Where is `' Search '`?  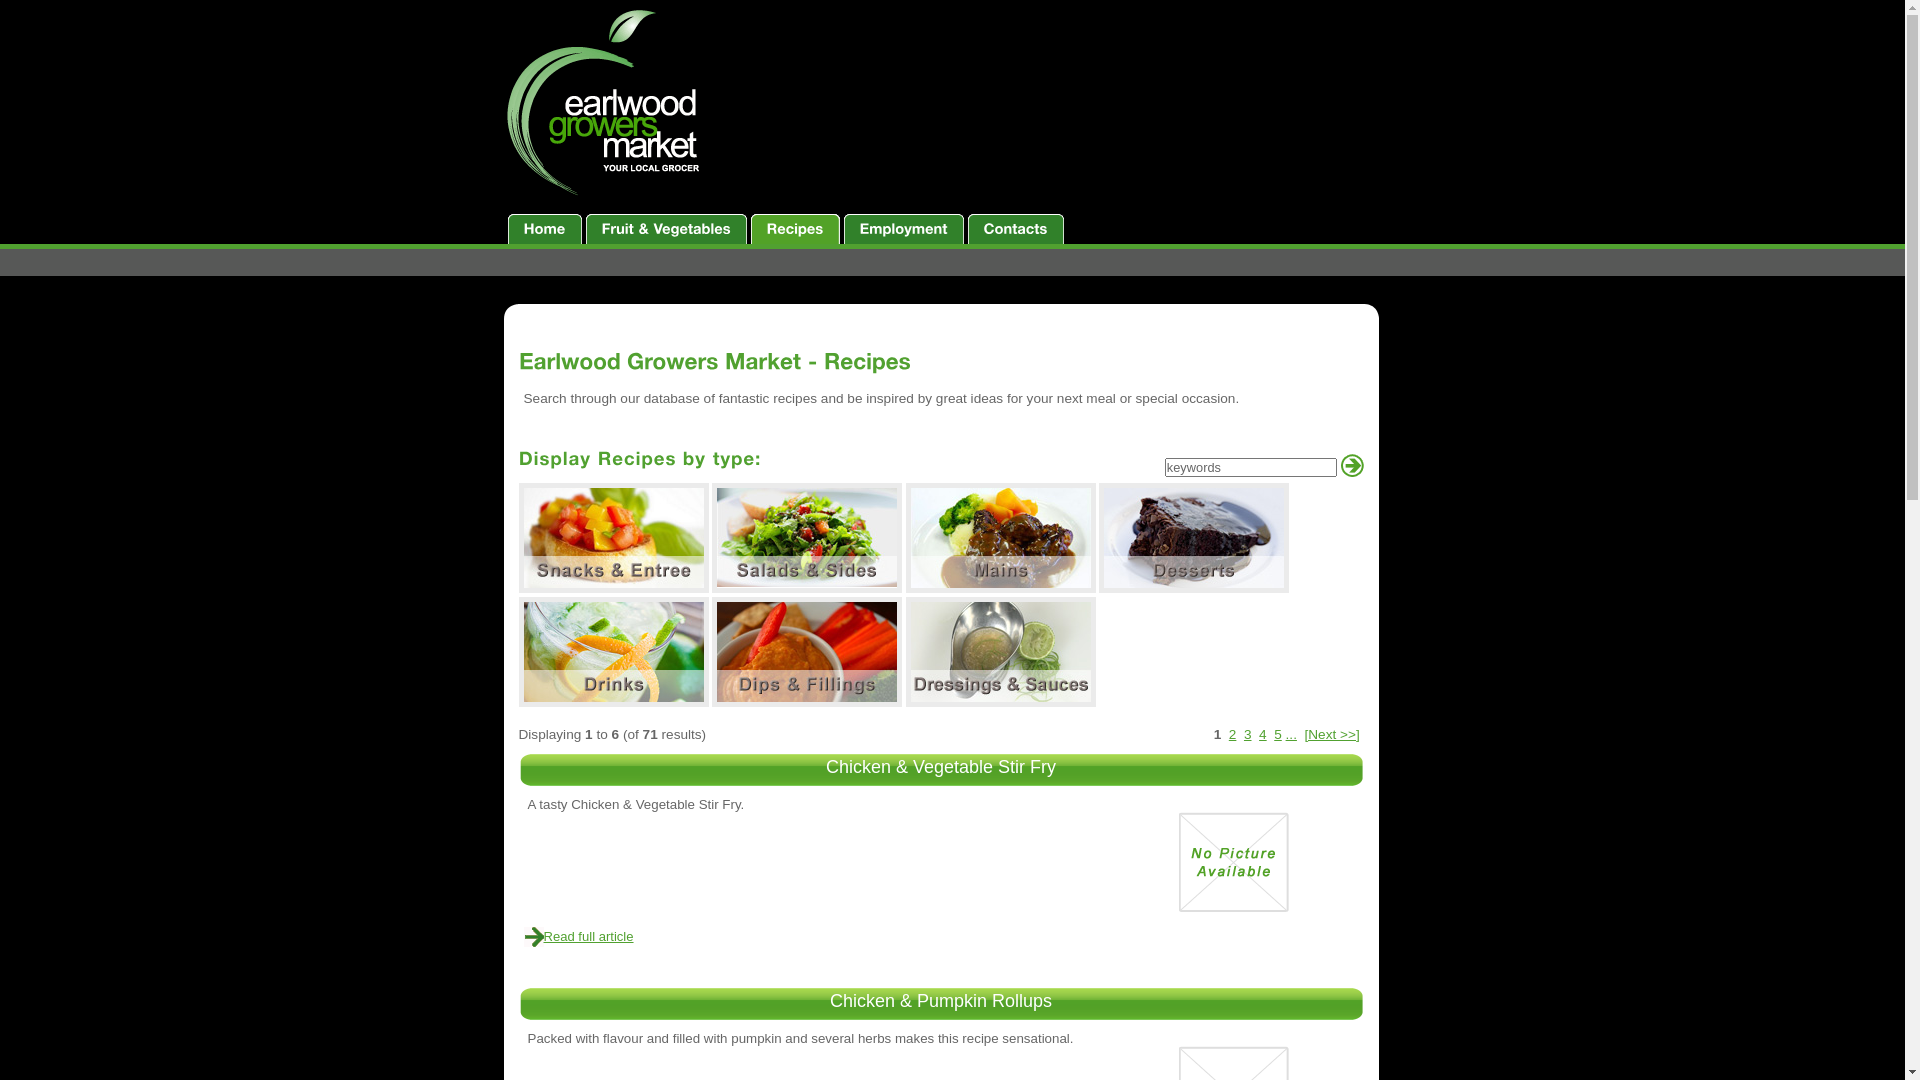 ' Search ' is located at coordinates (1351, 465).